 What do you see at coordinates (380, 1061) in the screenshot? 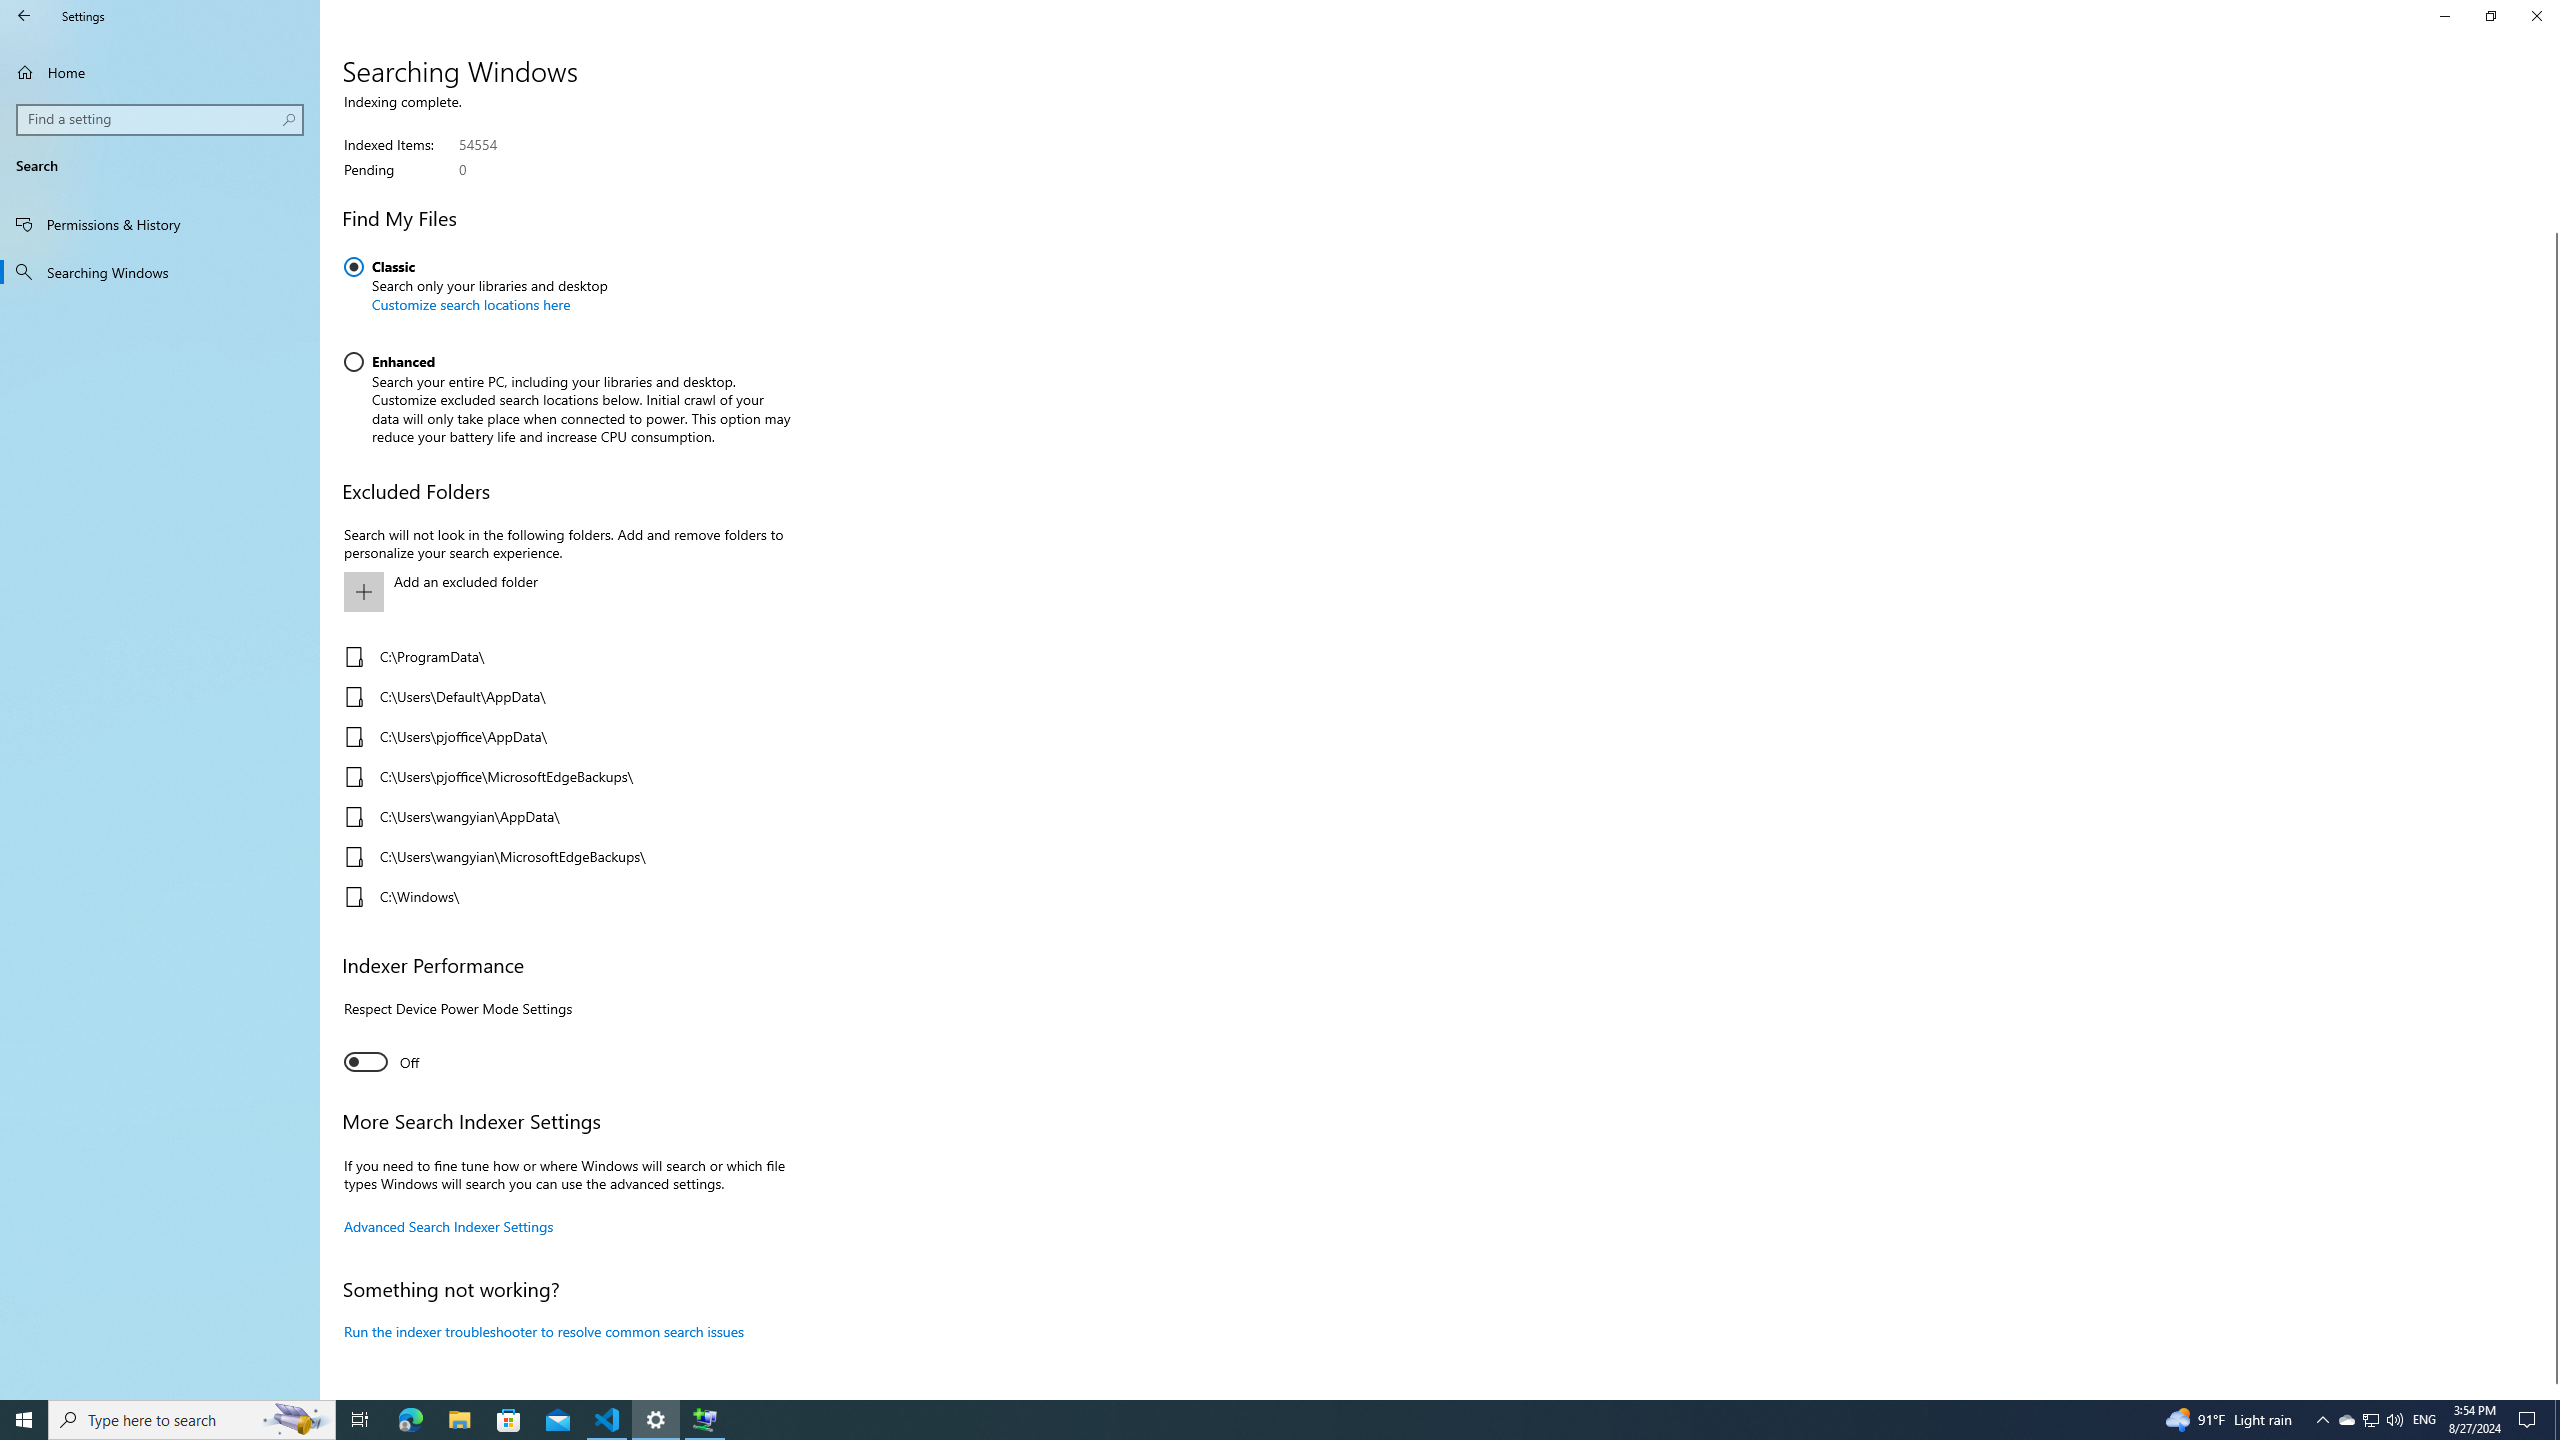
I see `'Indexer Performance. Respect Device Power Mode Settings'` at bounding box center [380, 1061].